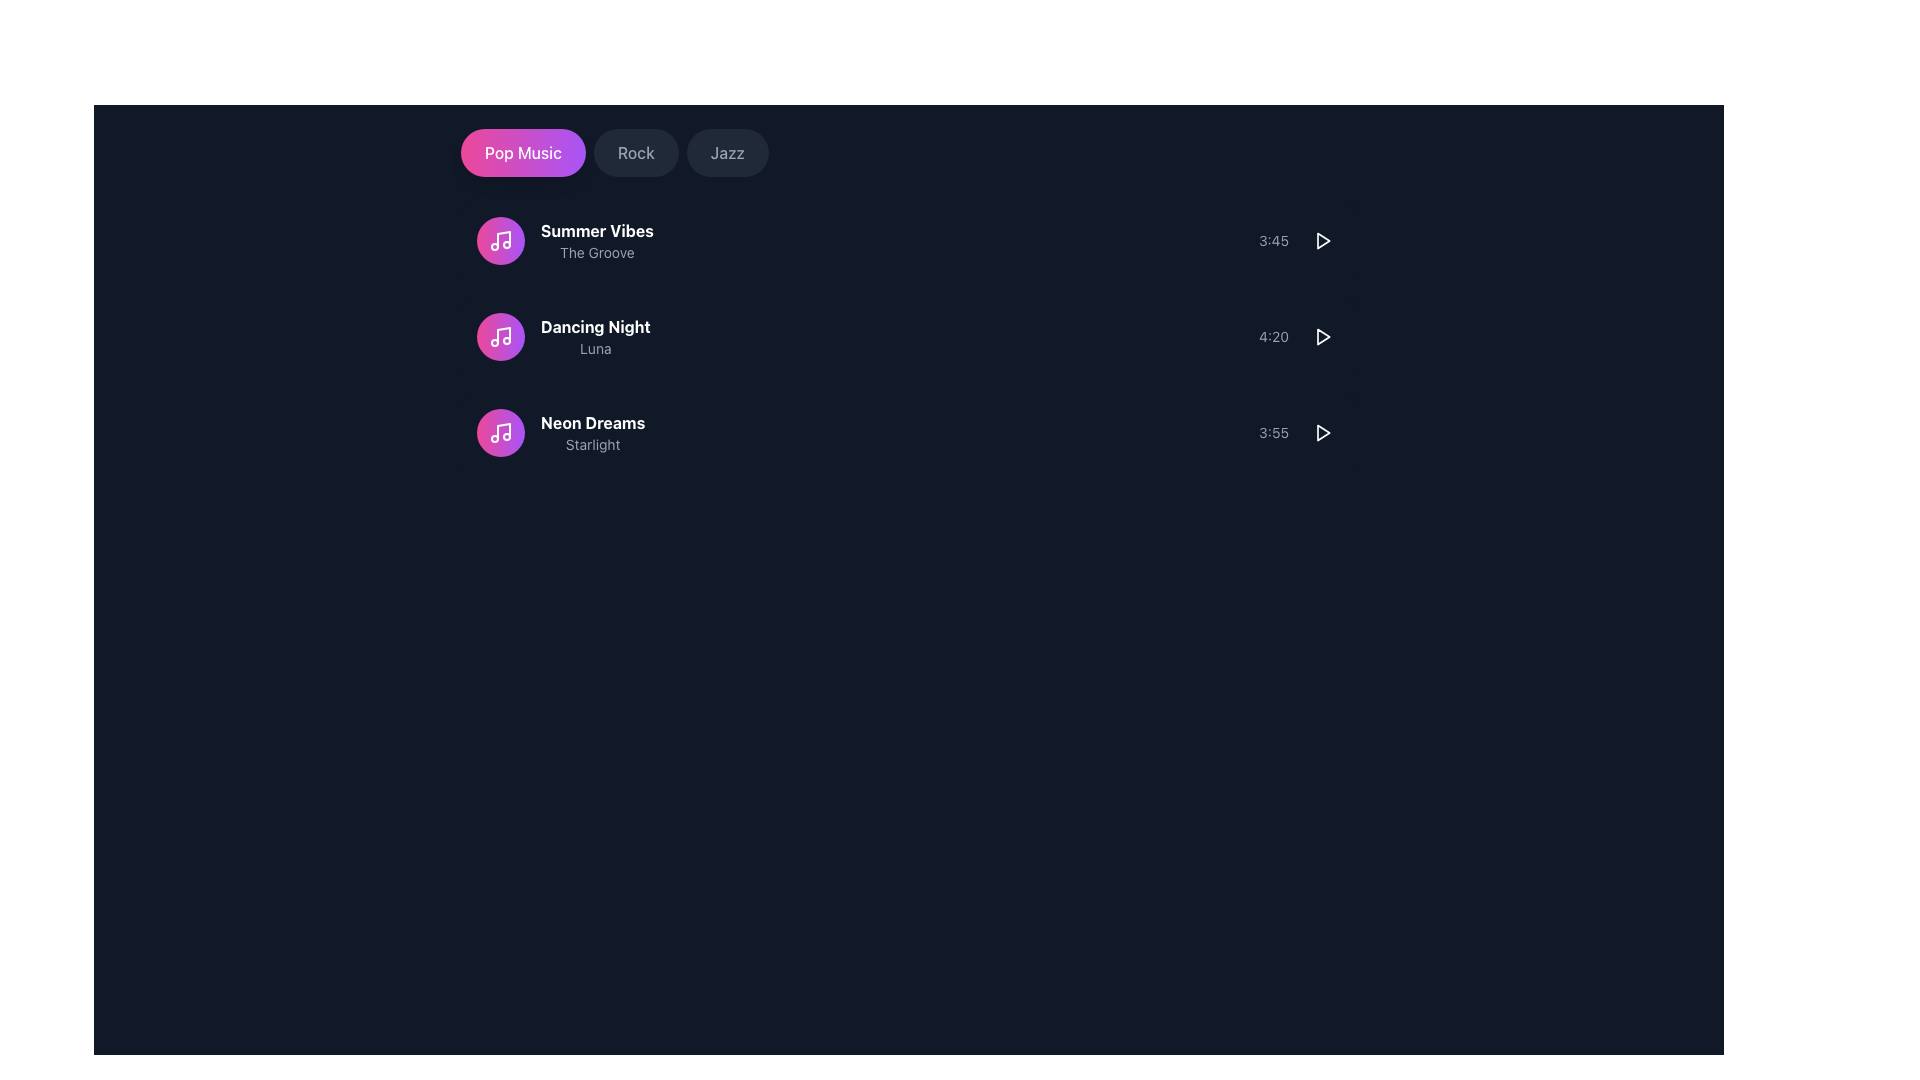  I want to click on the circular music note icon with a gradient background transitioning from pink to purple, located to the left of the 'Dancing Night' and 'Luna' text elements, so click(500, 335).